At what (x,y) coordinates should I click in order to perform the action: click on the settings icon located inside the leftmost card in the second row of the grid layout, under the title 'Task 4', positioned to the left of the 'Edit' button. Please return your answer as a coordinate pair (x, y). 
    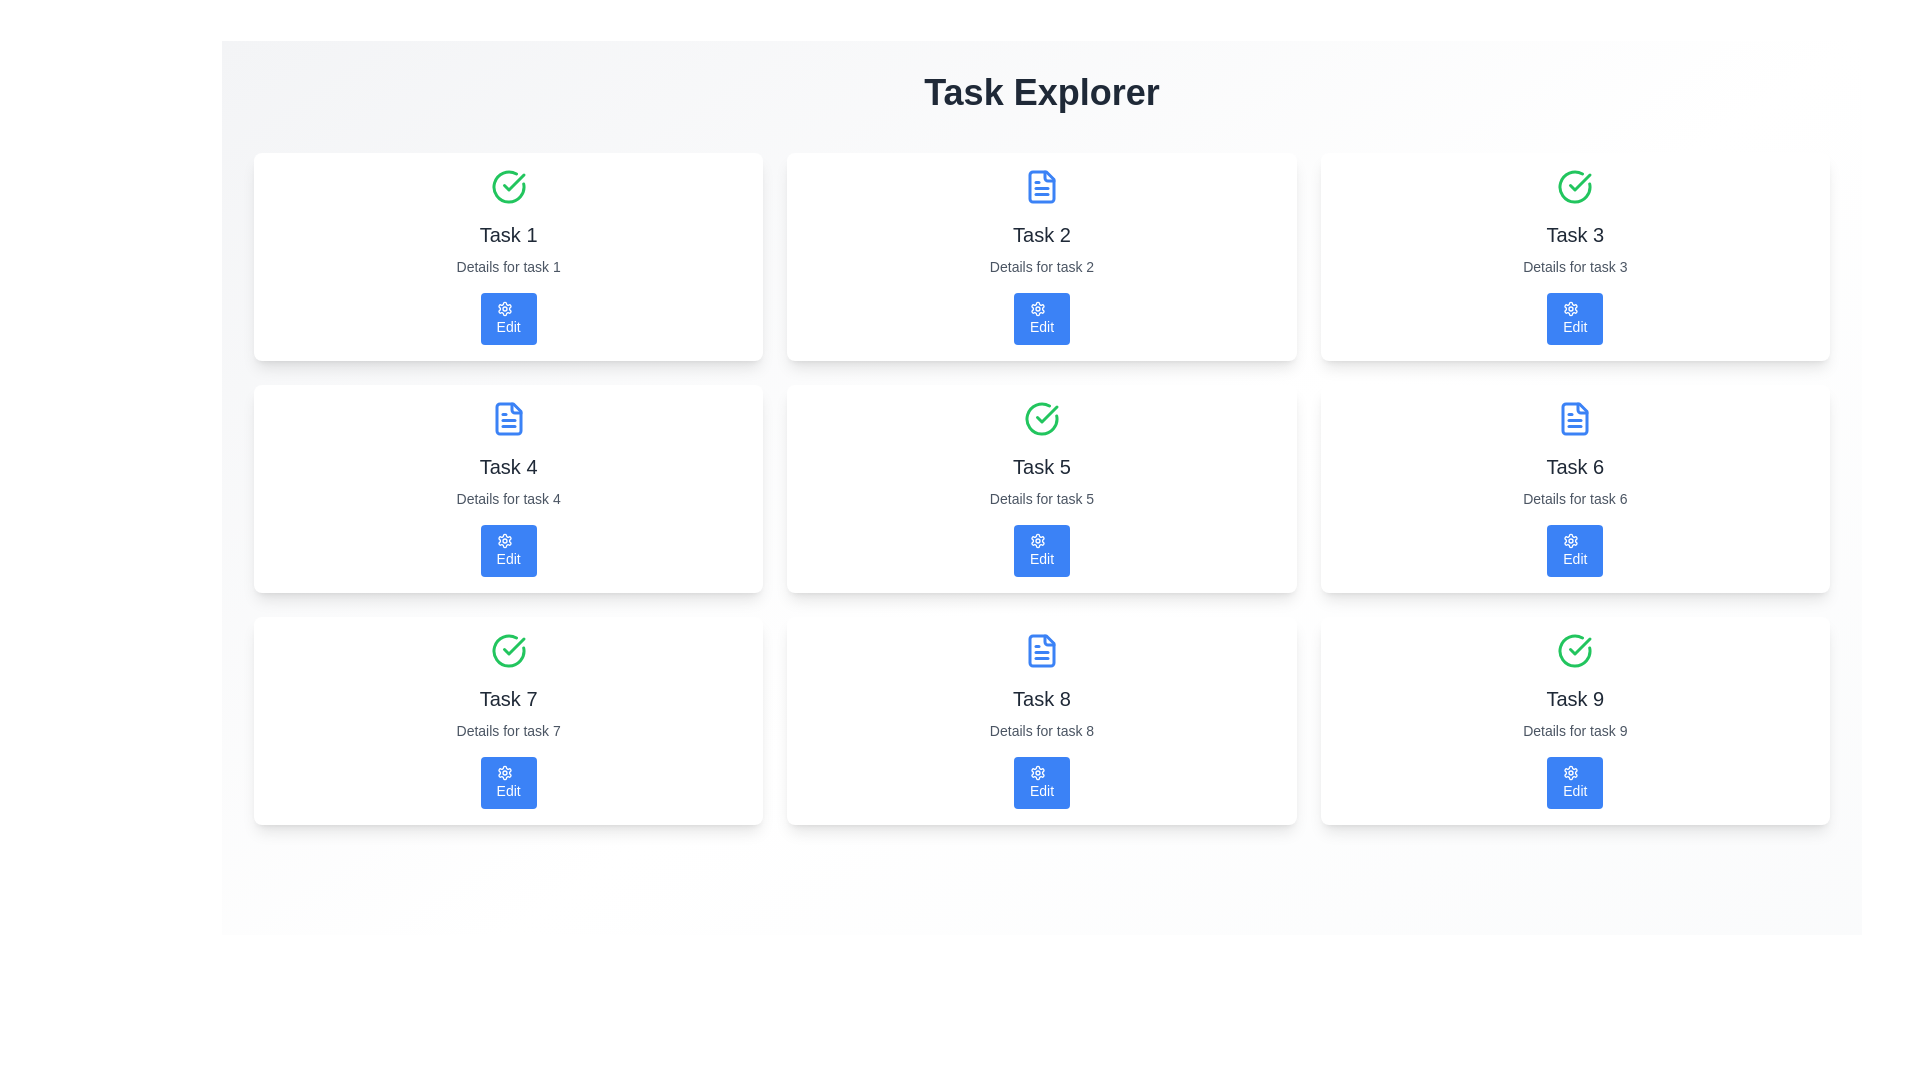
    Looking at the image, I should click on (504, 540).